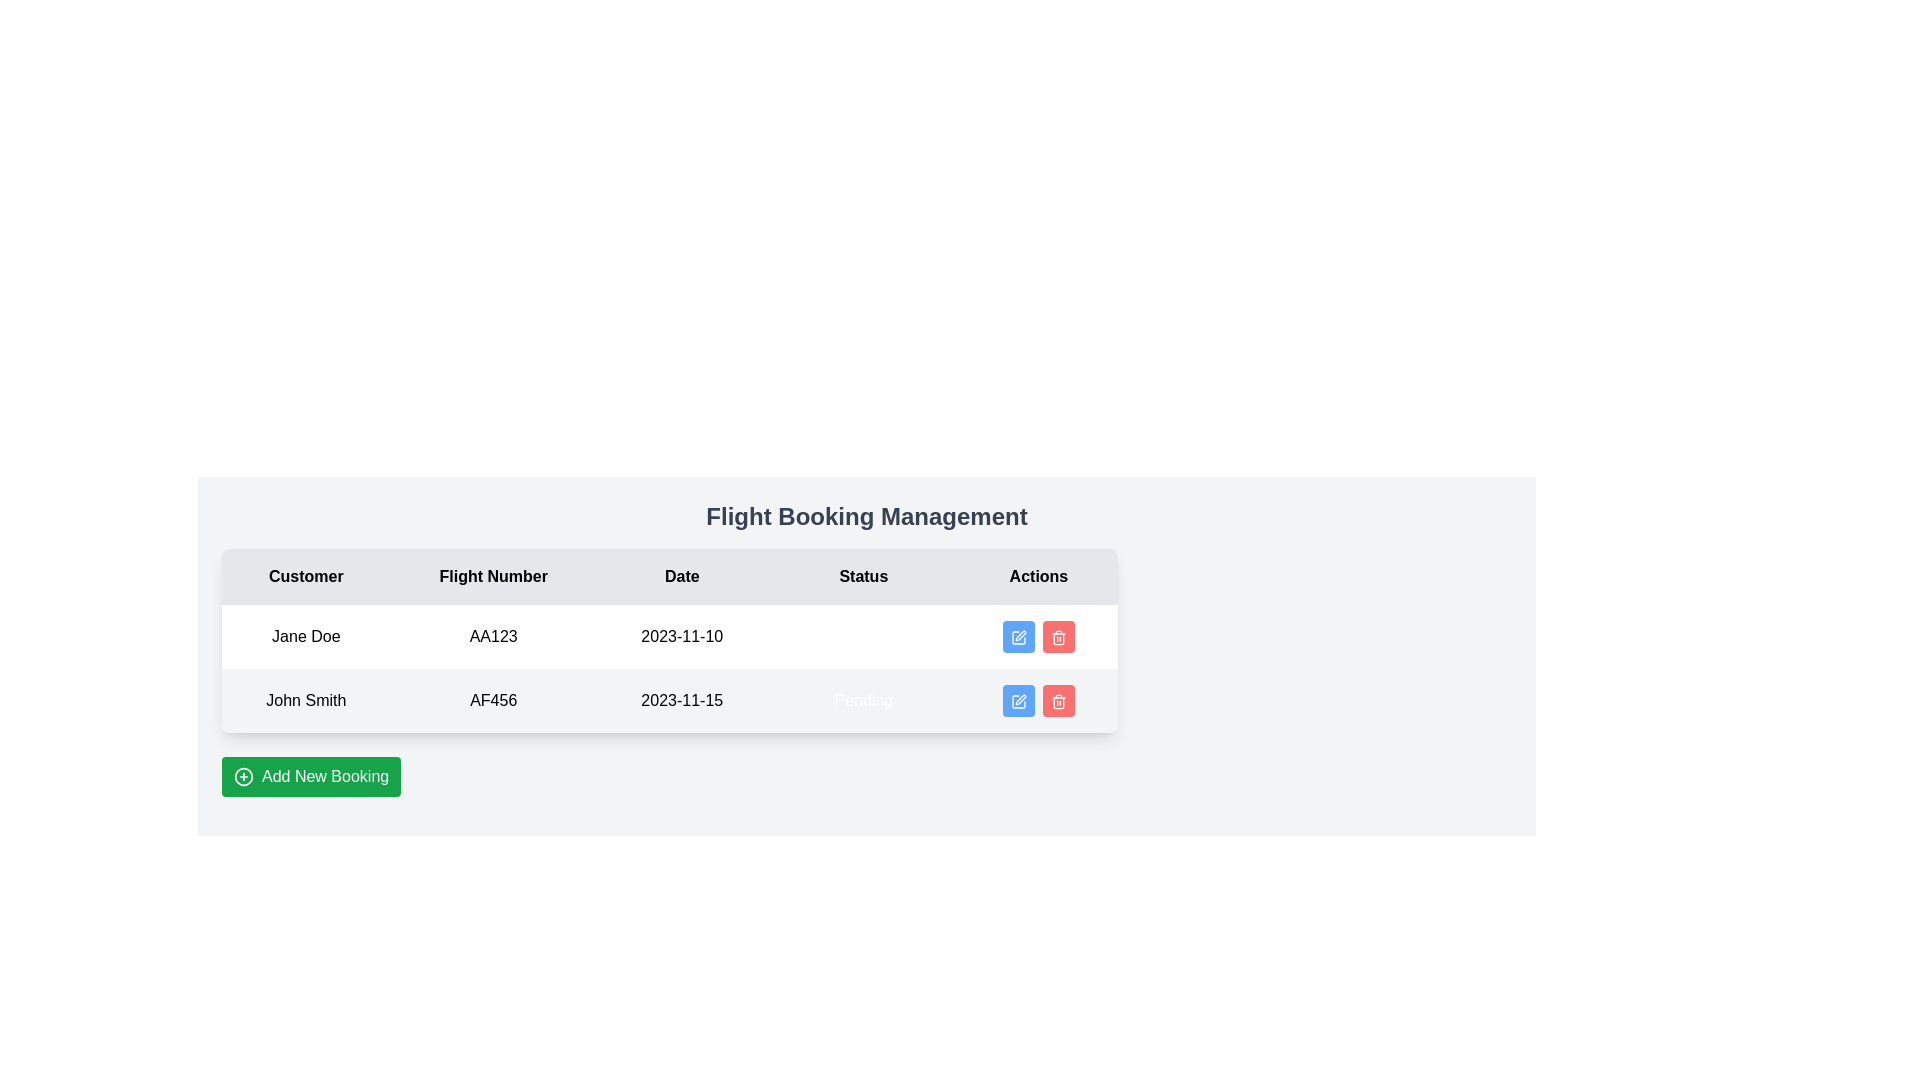  I want to click on the edit button located in the 'Actions' column of the first row in the Flight Booking Management table to initiate editing, so click(1018, 636).